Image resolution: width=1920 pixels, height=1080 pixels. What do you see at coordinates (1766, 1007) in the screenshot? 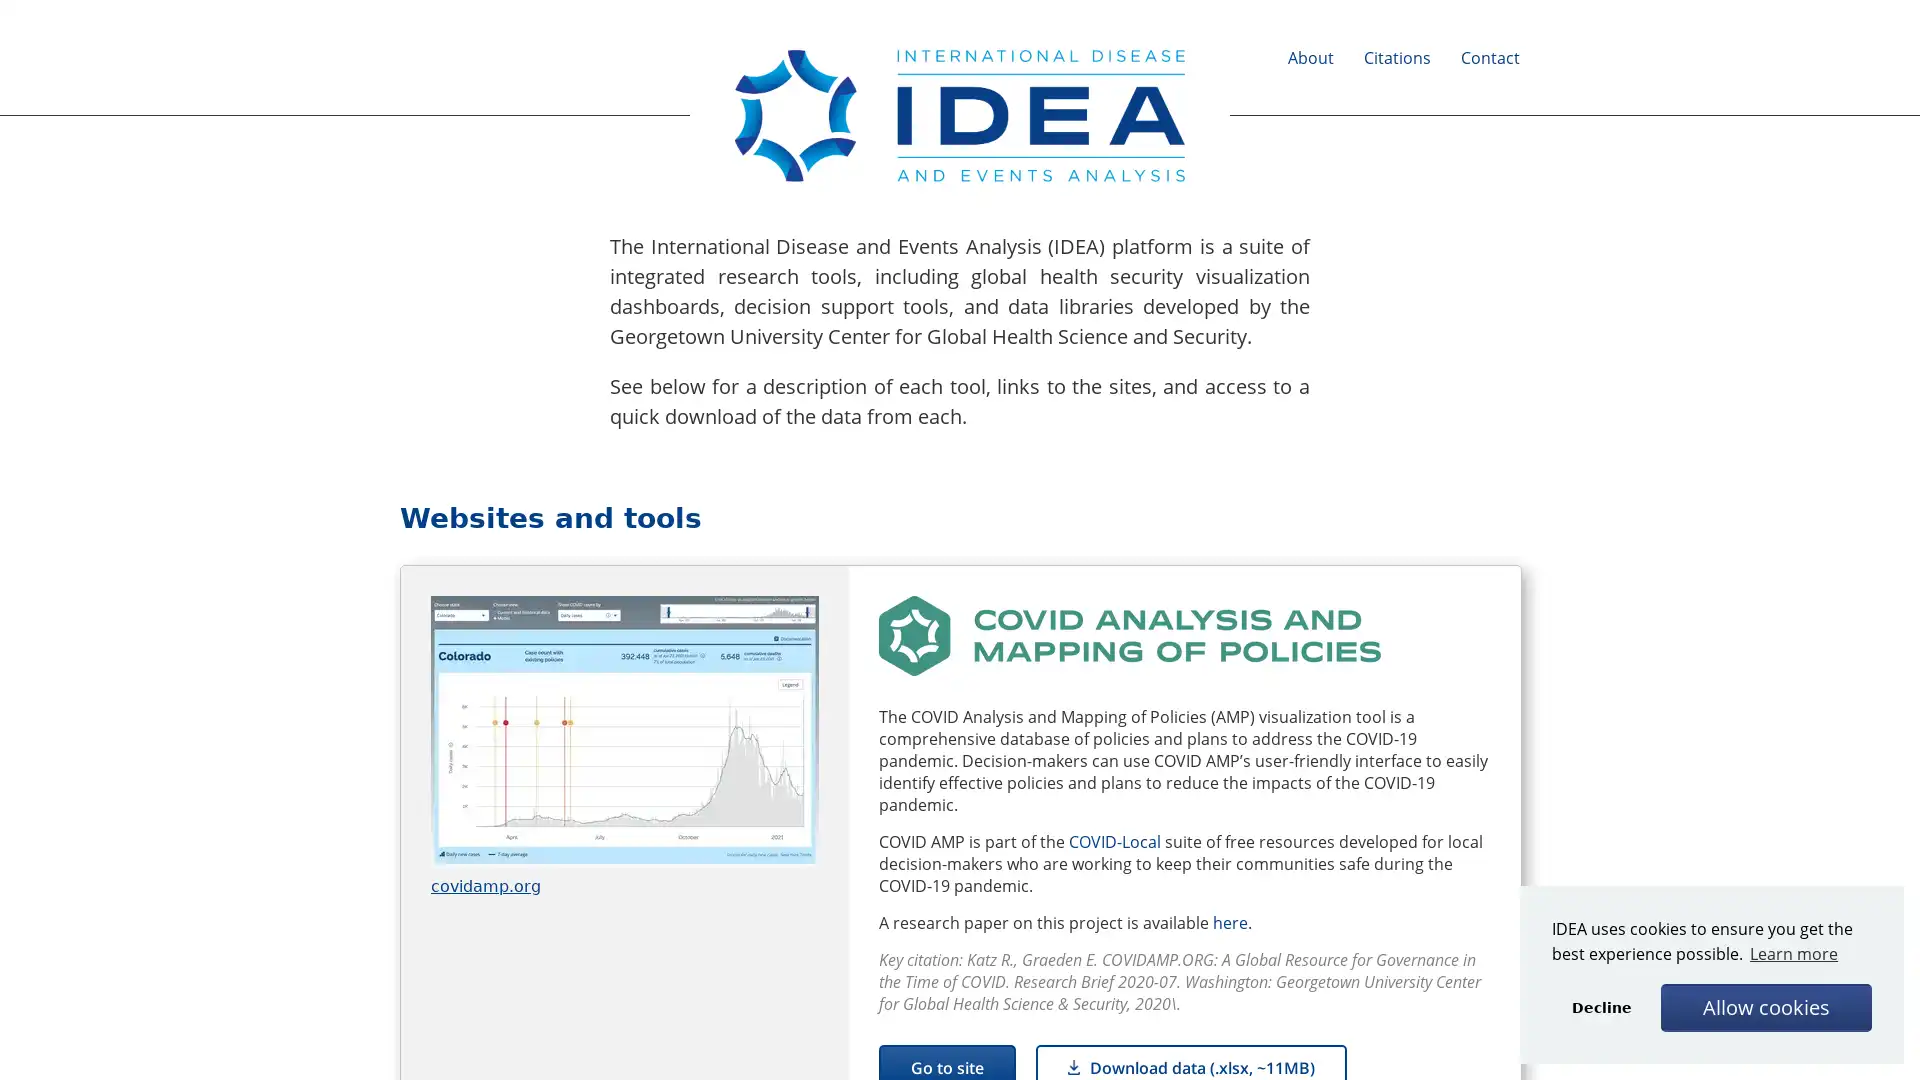
I see `allow cookies` at bounding box center [1766, 1007].